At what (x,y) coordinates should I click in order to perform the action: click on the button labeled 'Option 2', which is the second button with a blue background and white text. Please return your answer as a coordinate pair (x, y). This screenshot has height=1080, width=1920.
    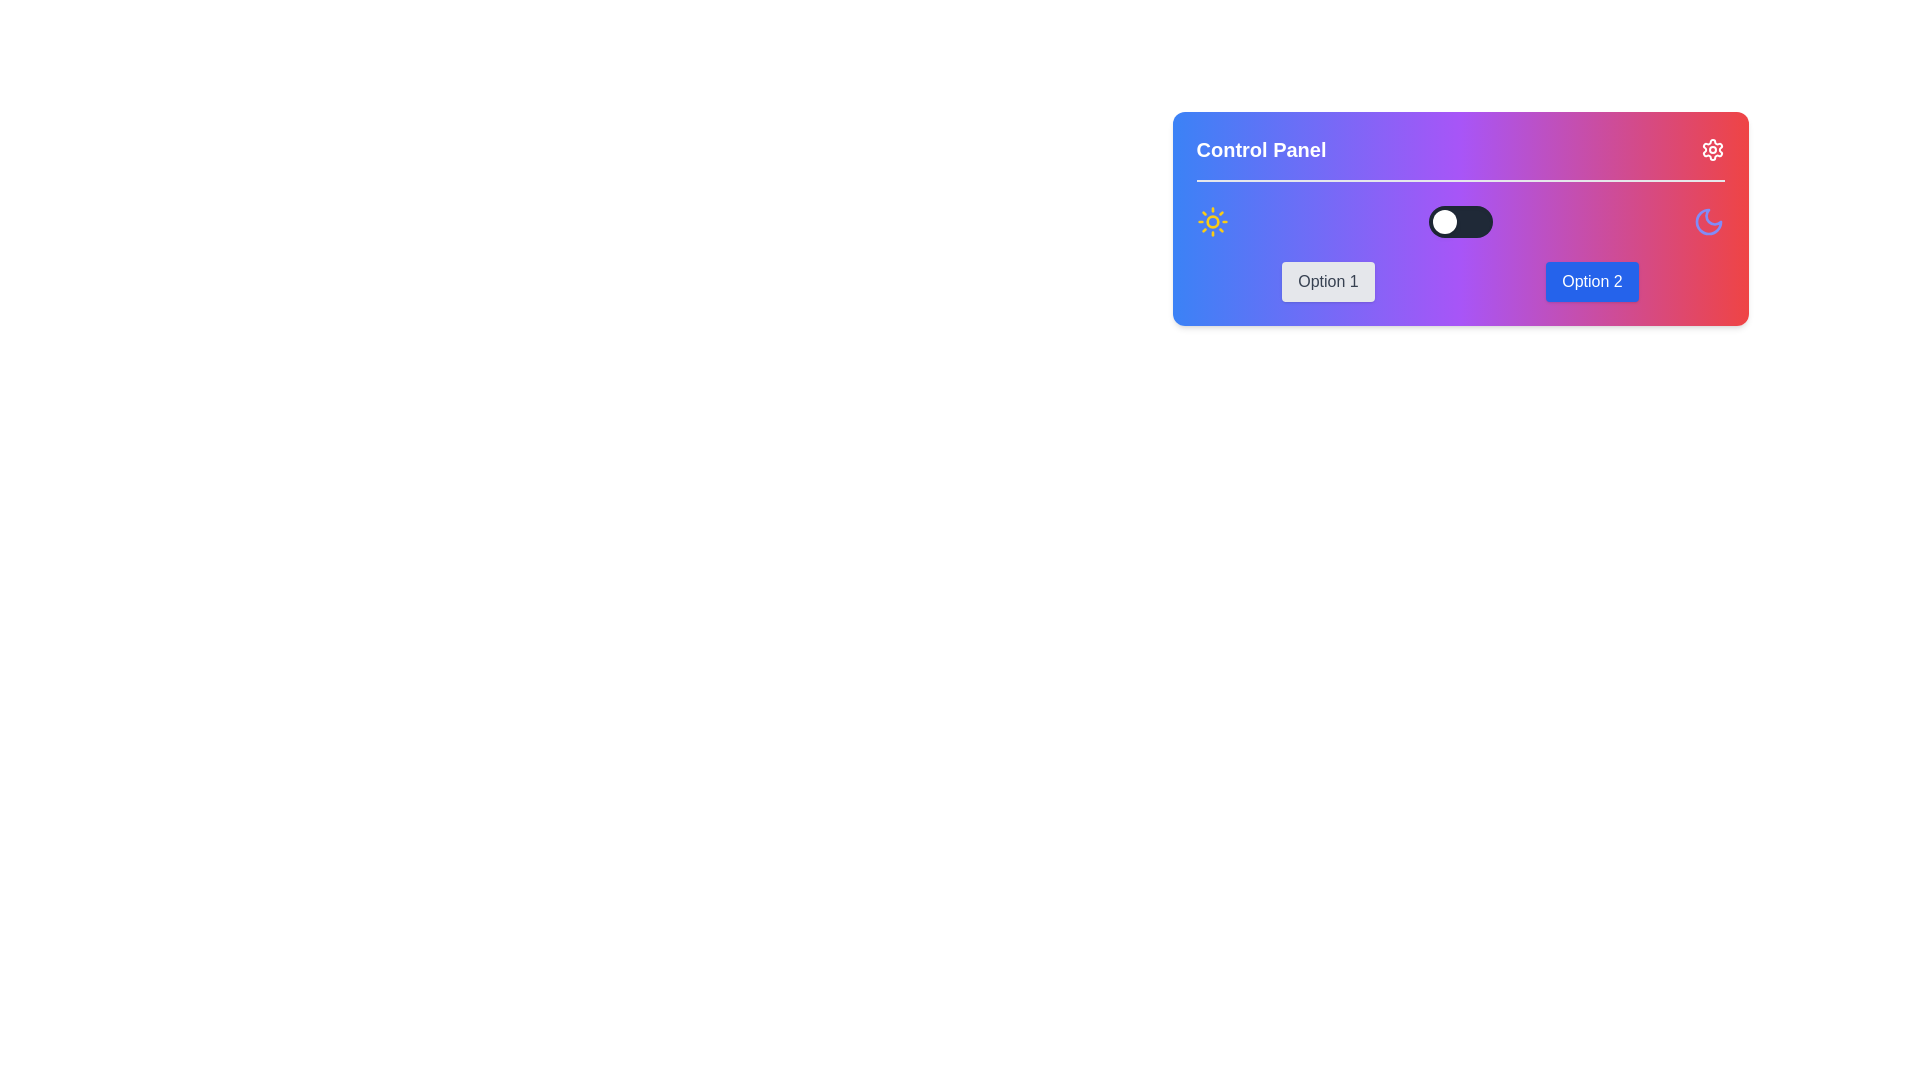
    Looking at the image, I should click on (1591, 281).